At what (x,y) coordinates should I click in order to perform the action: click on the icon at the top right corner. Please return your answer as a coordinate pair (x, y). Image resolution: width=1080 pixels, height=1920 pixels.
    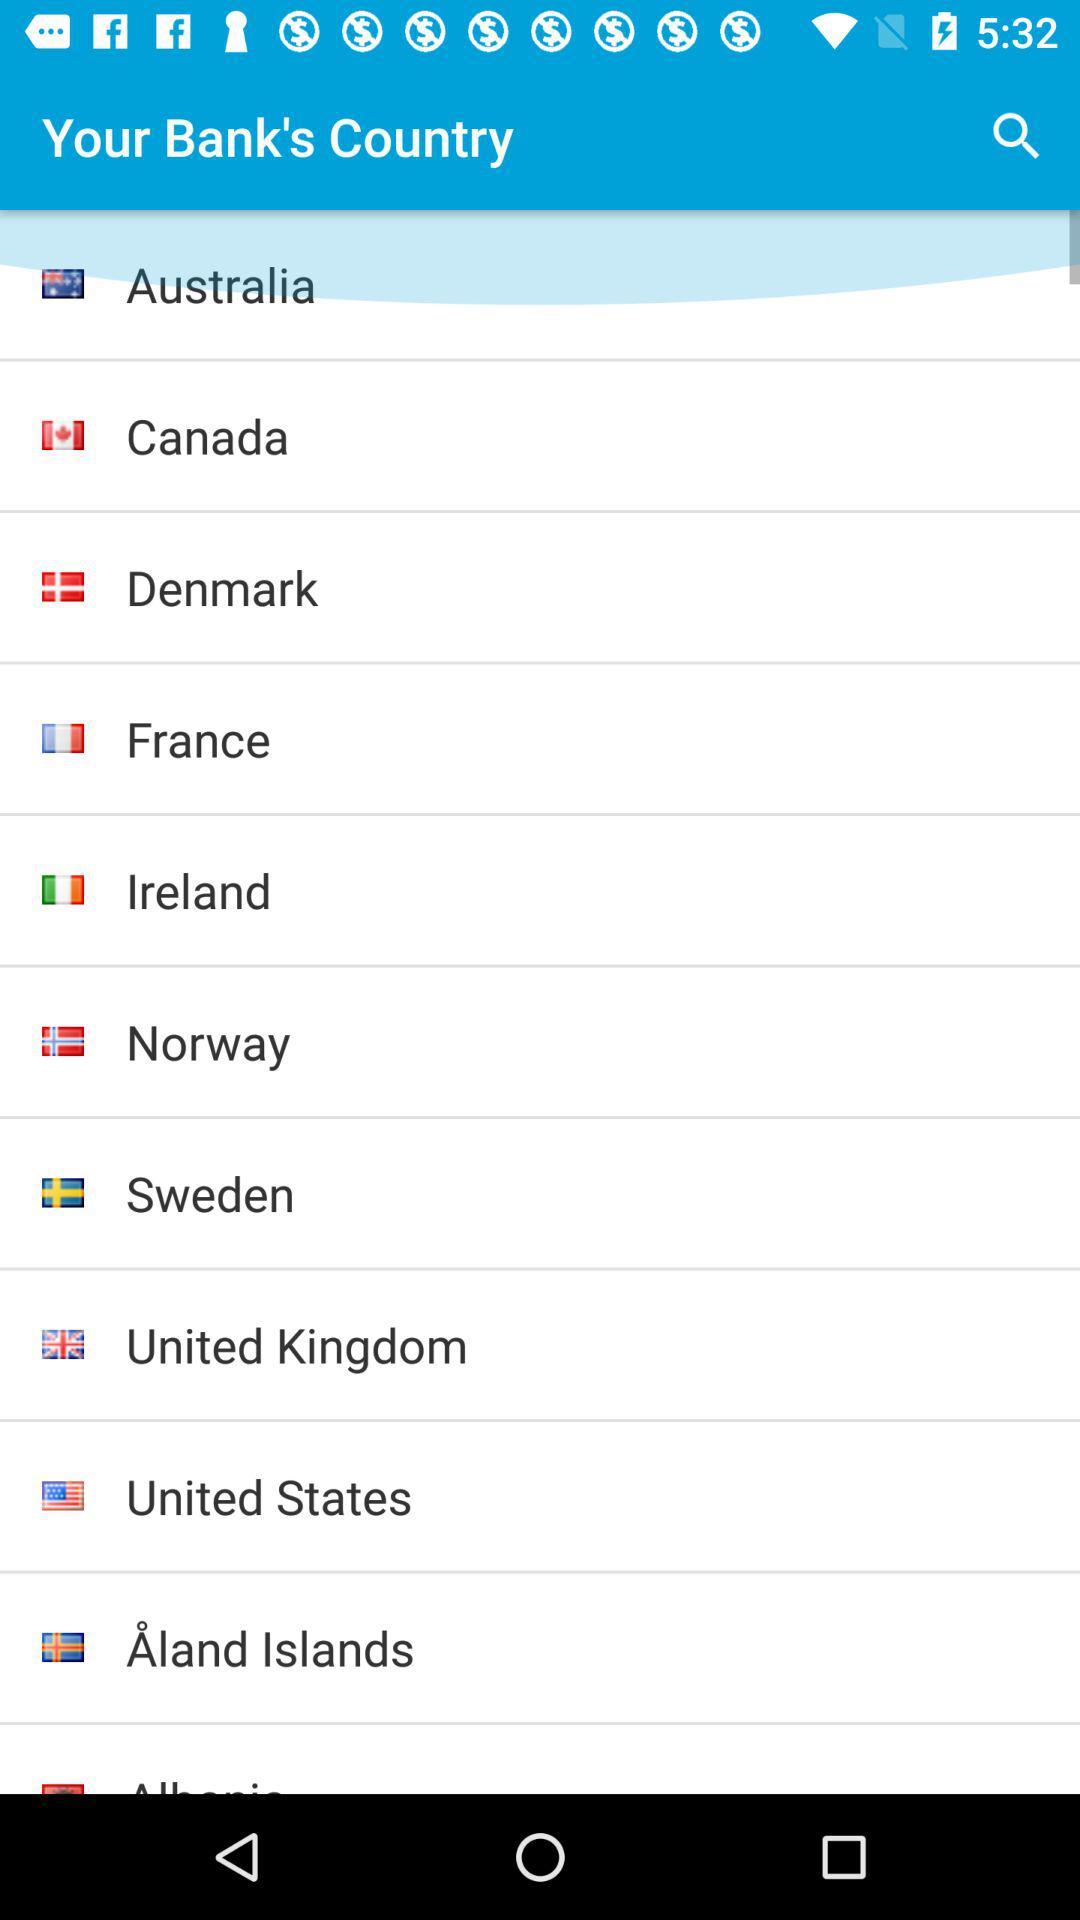
    Looking at the image, I should click on (1017, 135).